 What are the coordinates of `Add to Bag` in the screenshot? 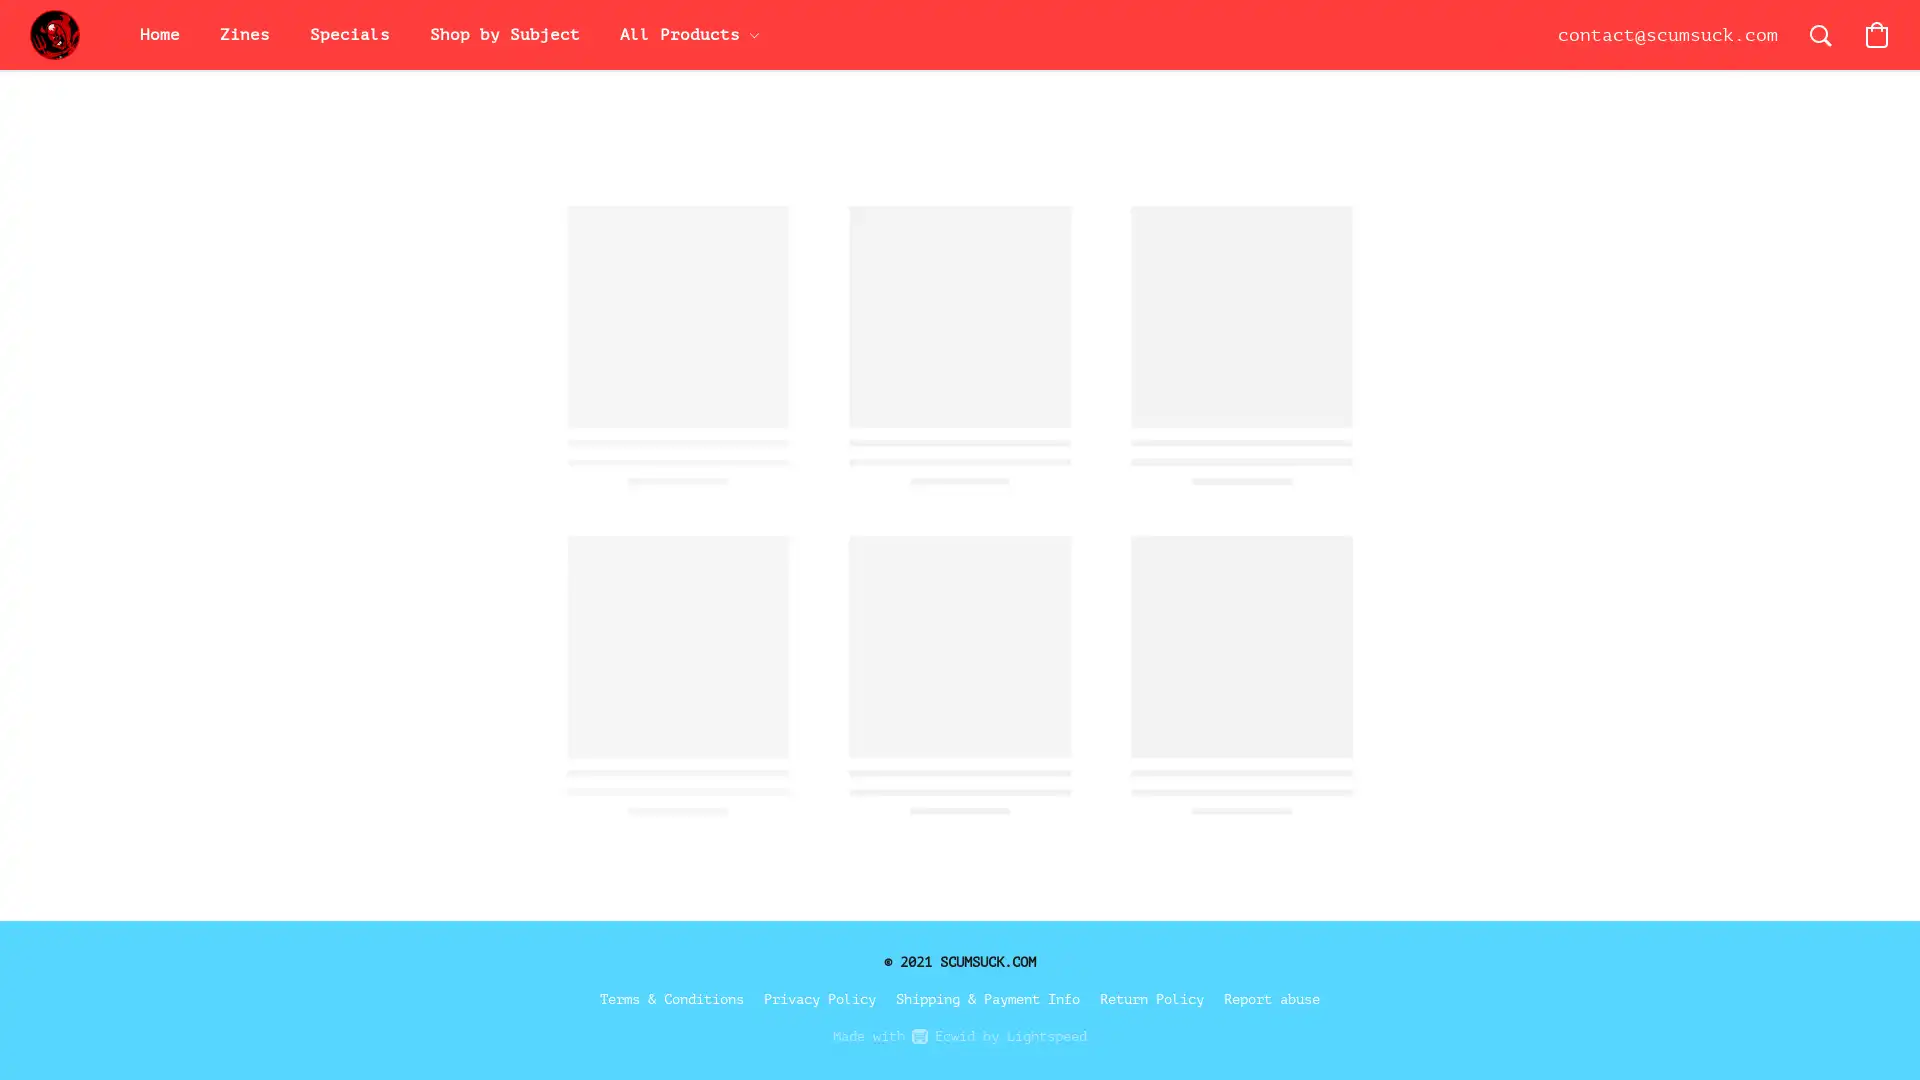 It's located at (1310, 492).